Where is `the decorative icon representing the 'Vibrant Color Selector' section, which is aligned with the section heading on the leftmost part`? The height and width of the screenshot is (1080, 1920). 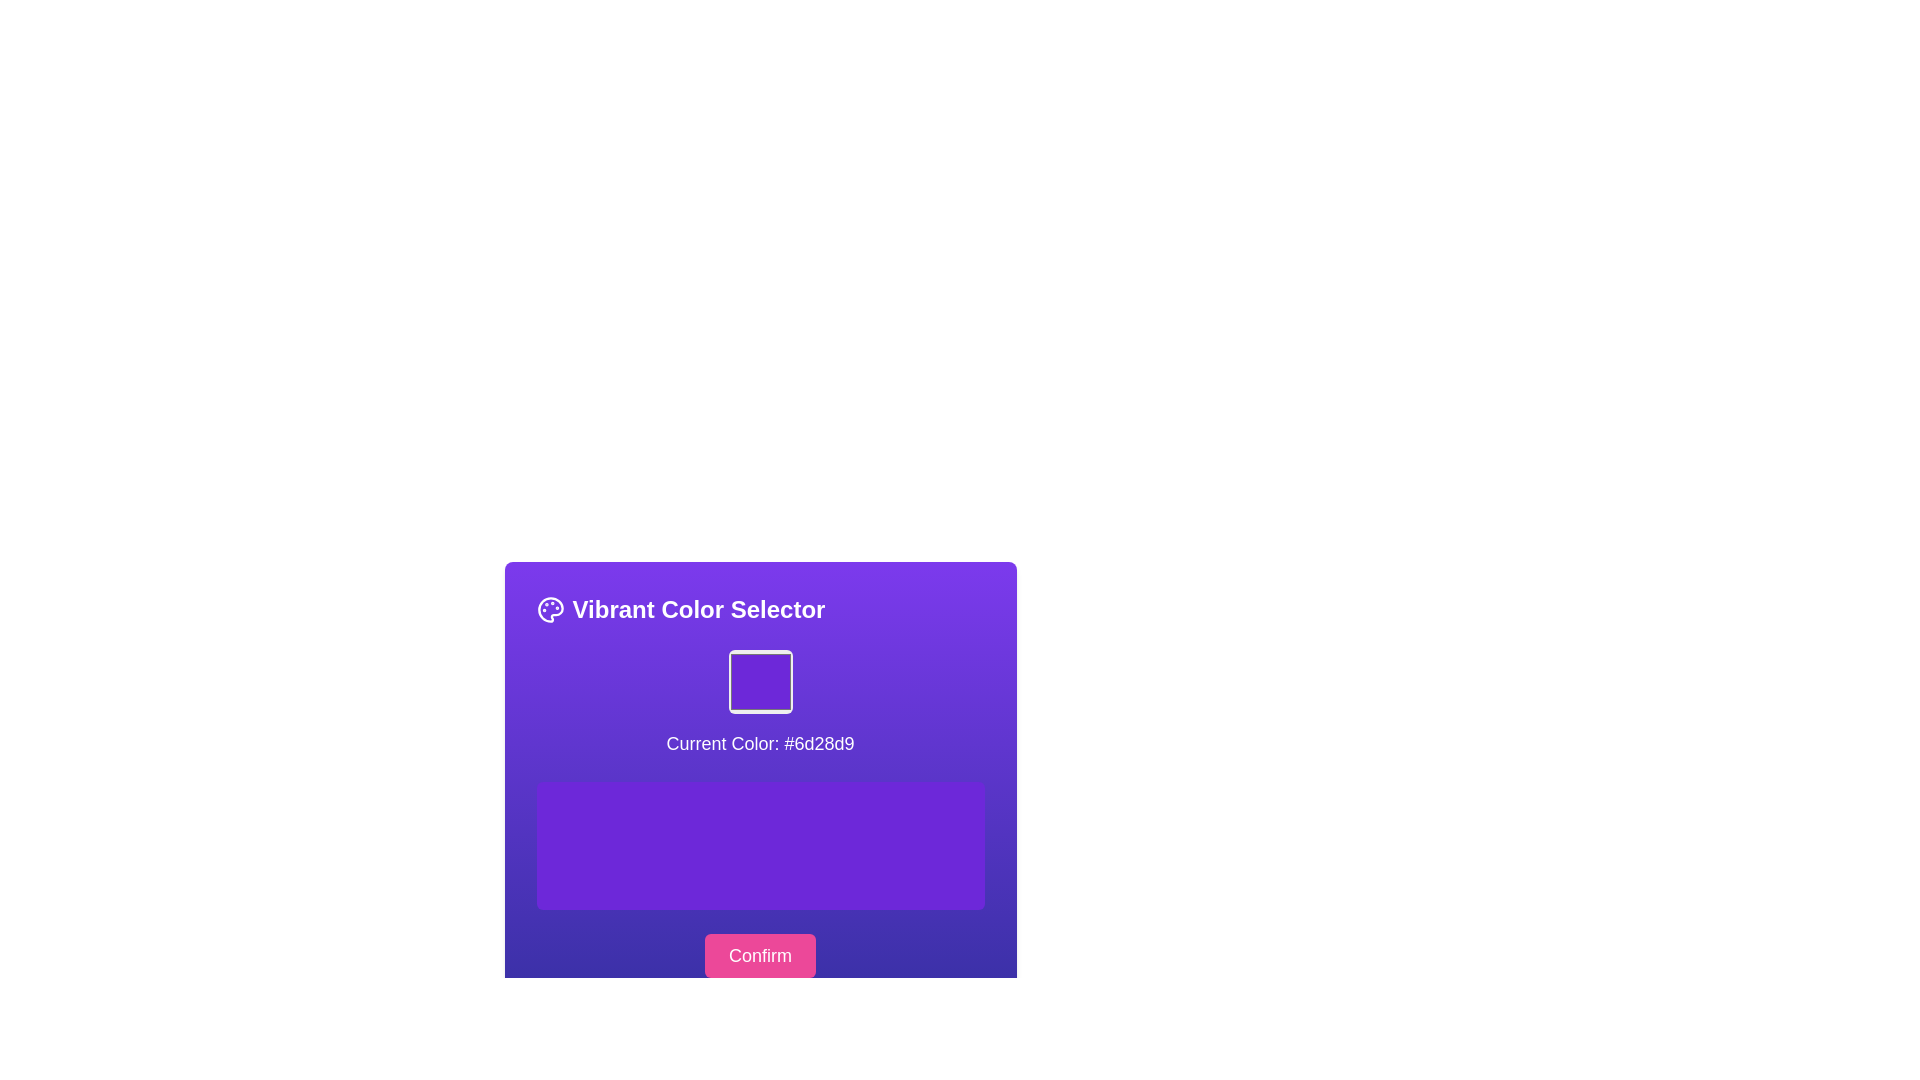 the decorative icon representing the 'Vibrant Color Selector' section, which is aligned with the section heading on the leftmost part is located at coordinates (550, 608).